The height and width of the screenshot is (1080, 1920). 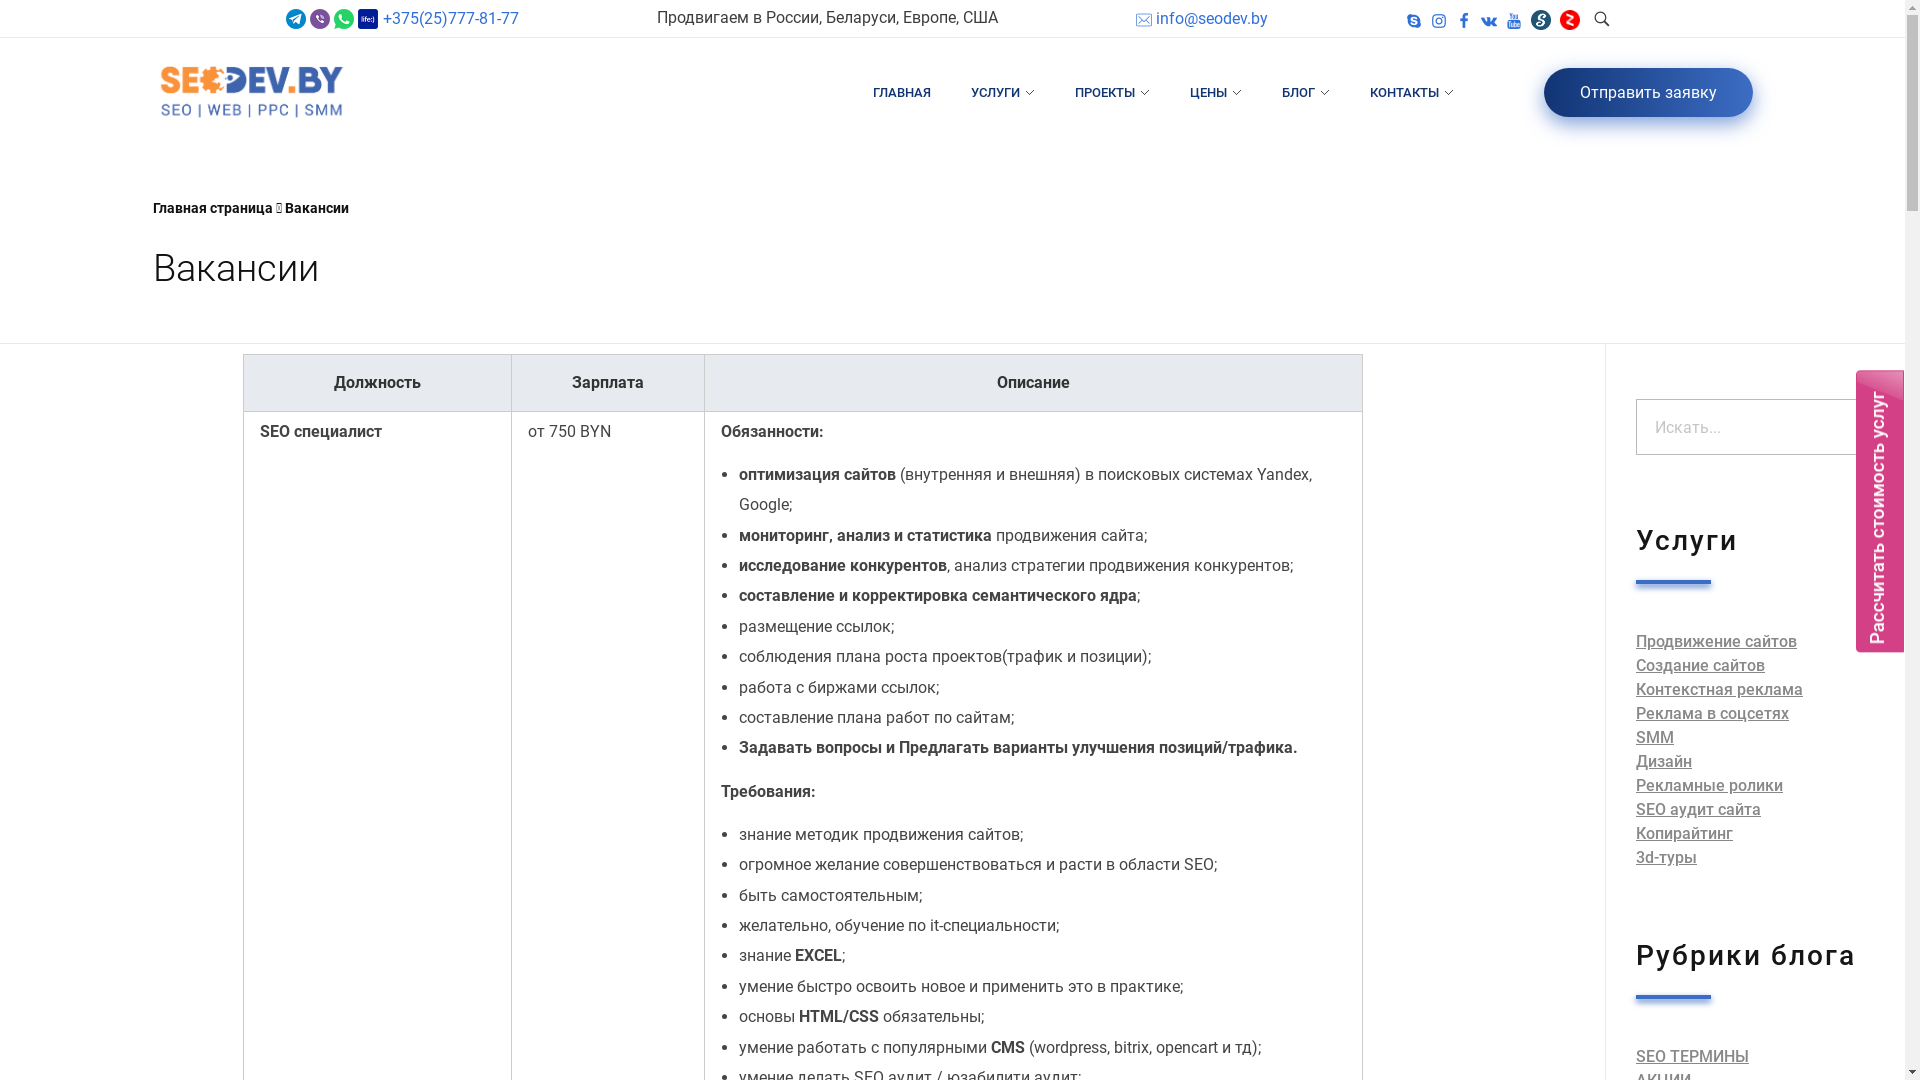 I want to click on '+375(25)777-81-77', so click(x=447, y=19).